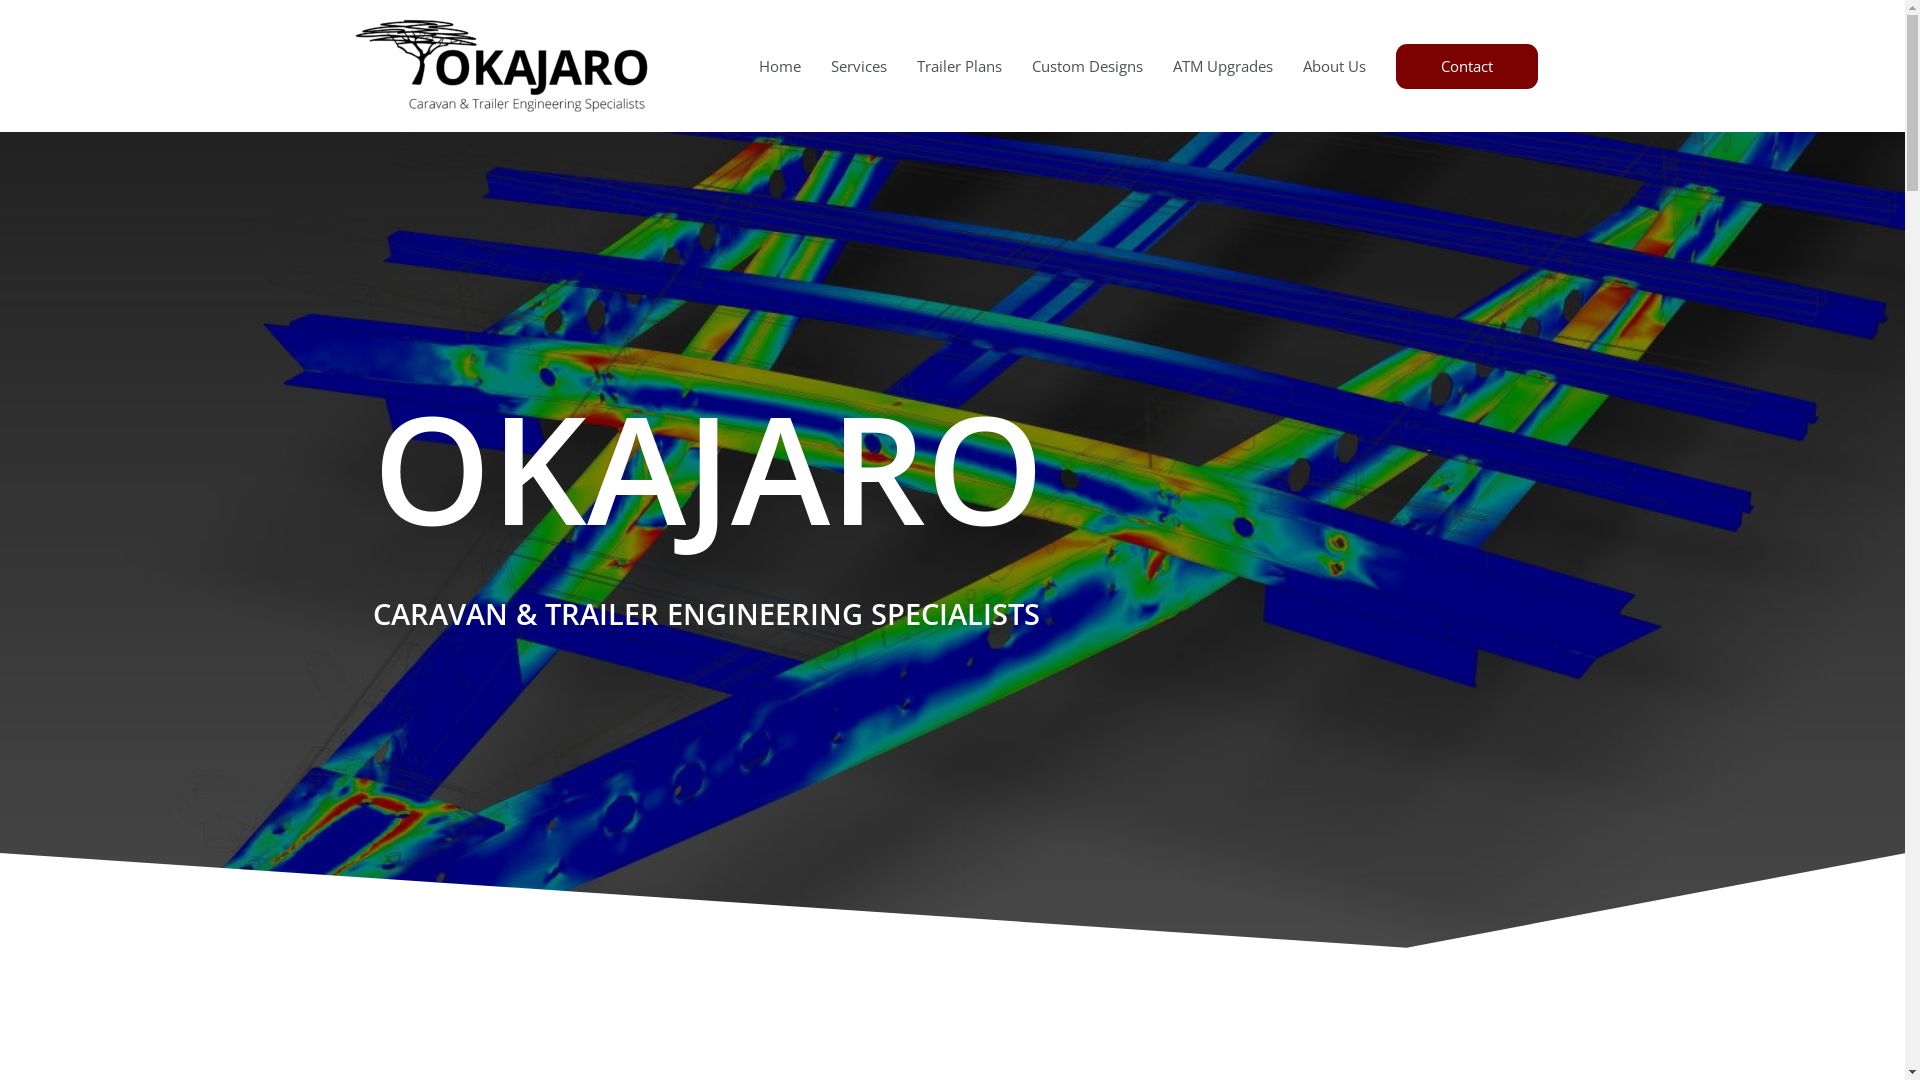 The height and width of the screenshot is (1080, 1920). I want to click on 'Home', so click(743, 64).